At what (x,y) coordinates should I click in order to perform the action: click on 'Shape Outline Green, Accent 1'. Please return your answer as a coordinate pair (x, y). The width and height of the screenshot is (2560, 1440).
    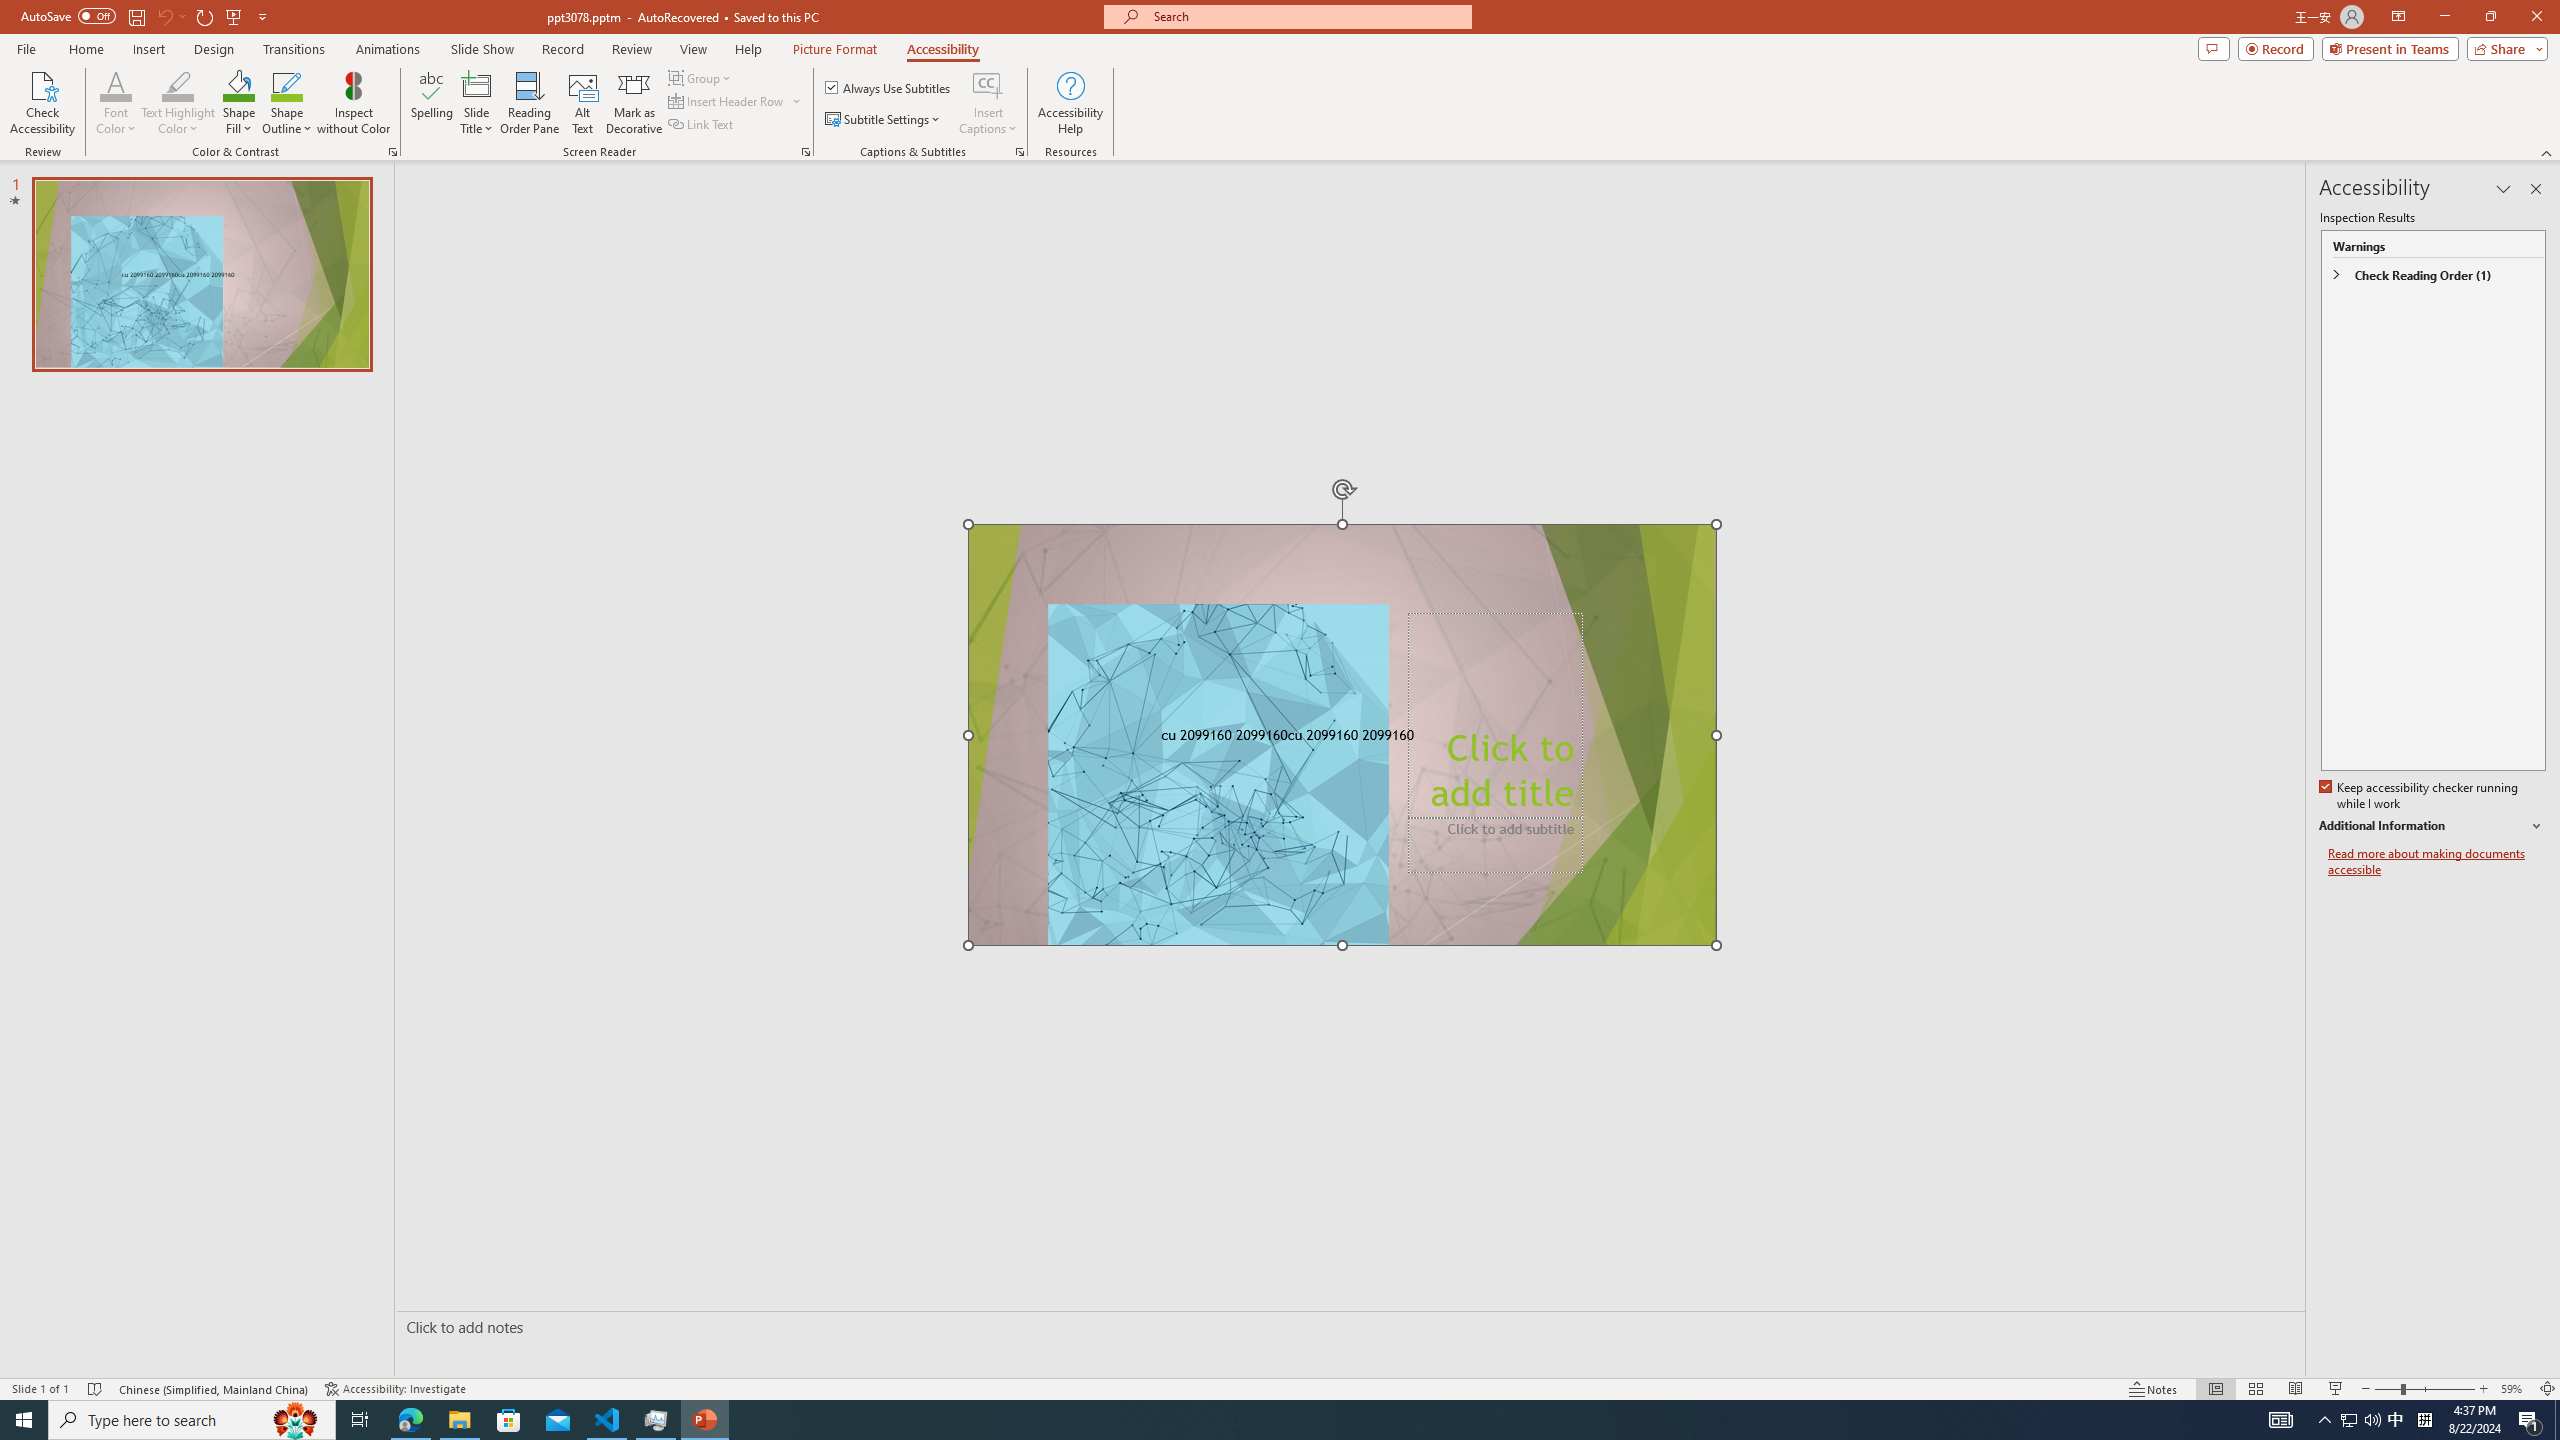
    Looking at the image, I should click on (288, 84).